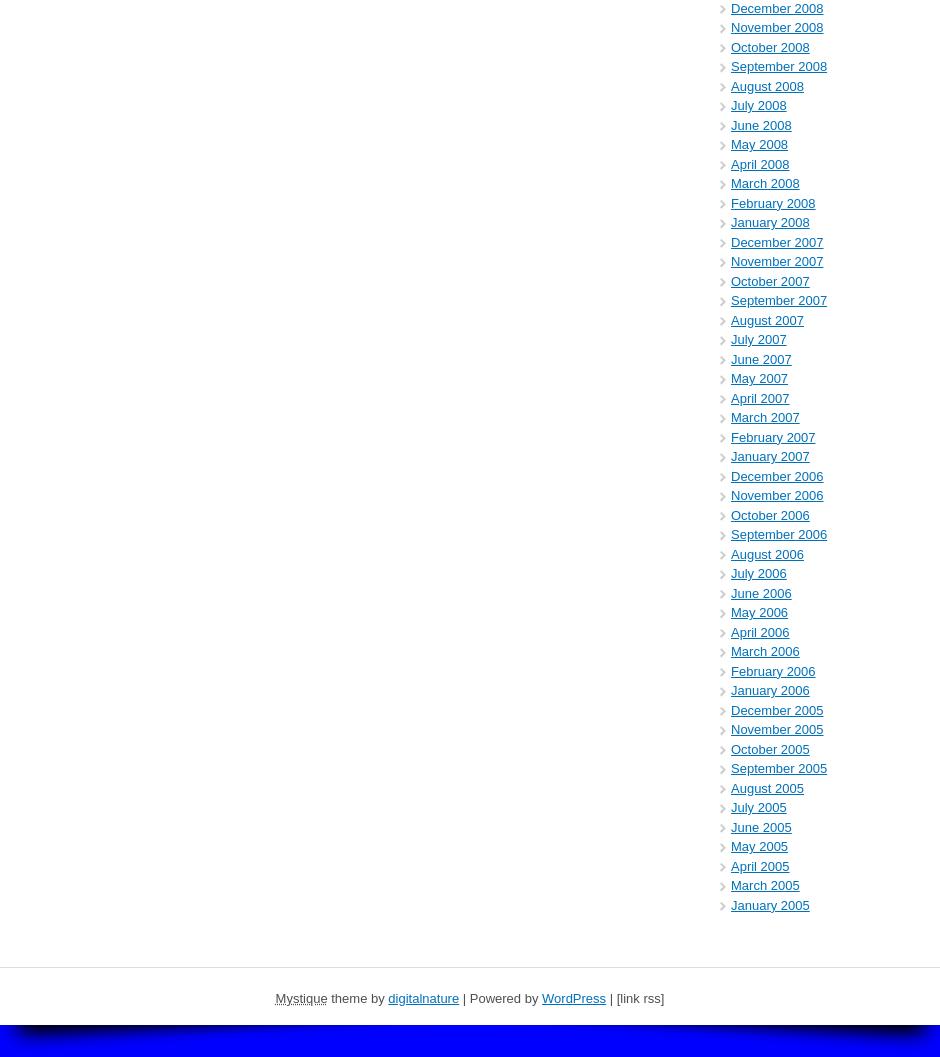  What do you see at coordinates (758, 163) in the screenshot?
I see `'April 2008'` at bounding box center [758, 163].